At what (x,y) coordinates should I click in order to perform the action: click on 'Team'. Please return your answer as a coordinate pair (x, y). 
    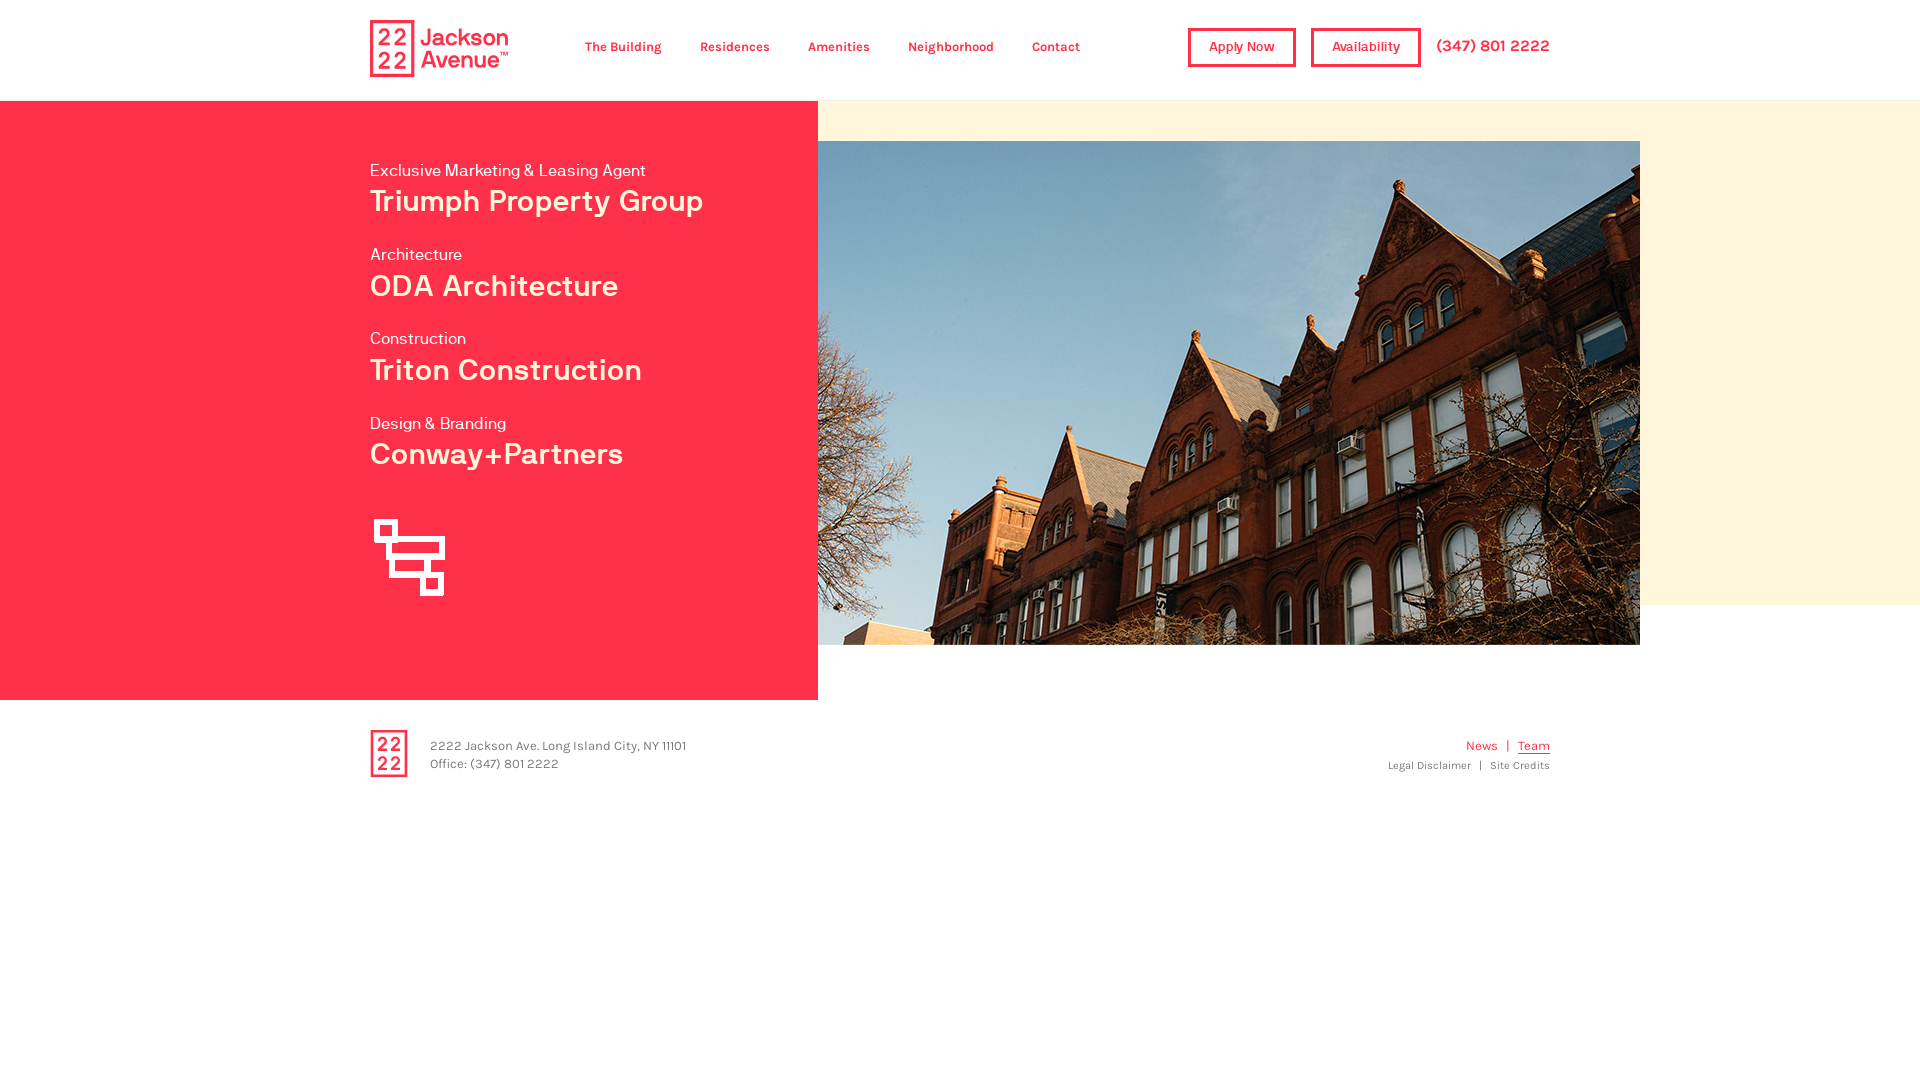
    Looking at the image, I should click on (1533, 745).